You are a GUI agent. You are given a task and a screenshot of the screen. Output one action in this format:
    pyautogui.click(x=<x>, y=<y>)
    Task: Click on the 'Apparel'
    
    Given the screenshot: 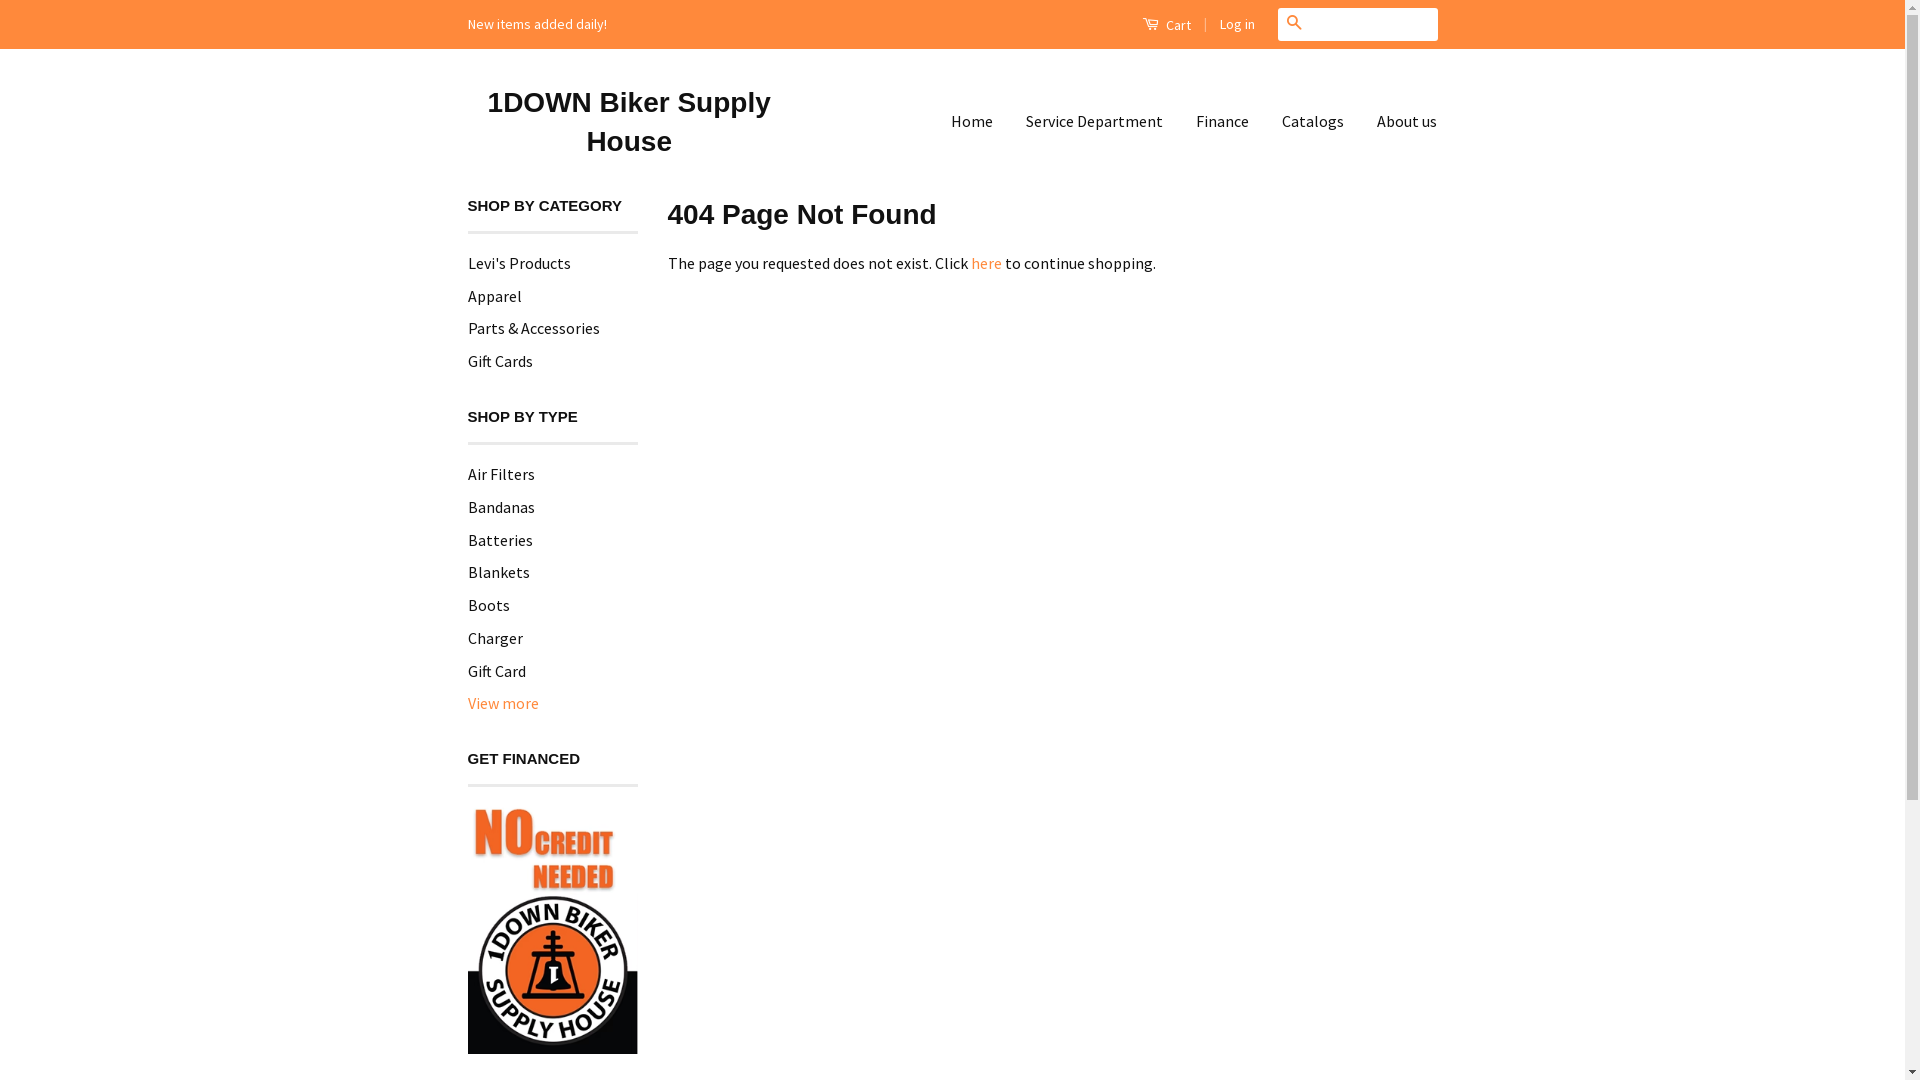 What is the action you would take?
    pyautogui.click(x=494, y=296)
    